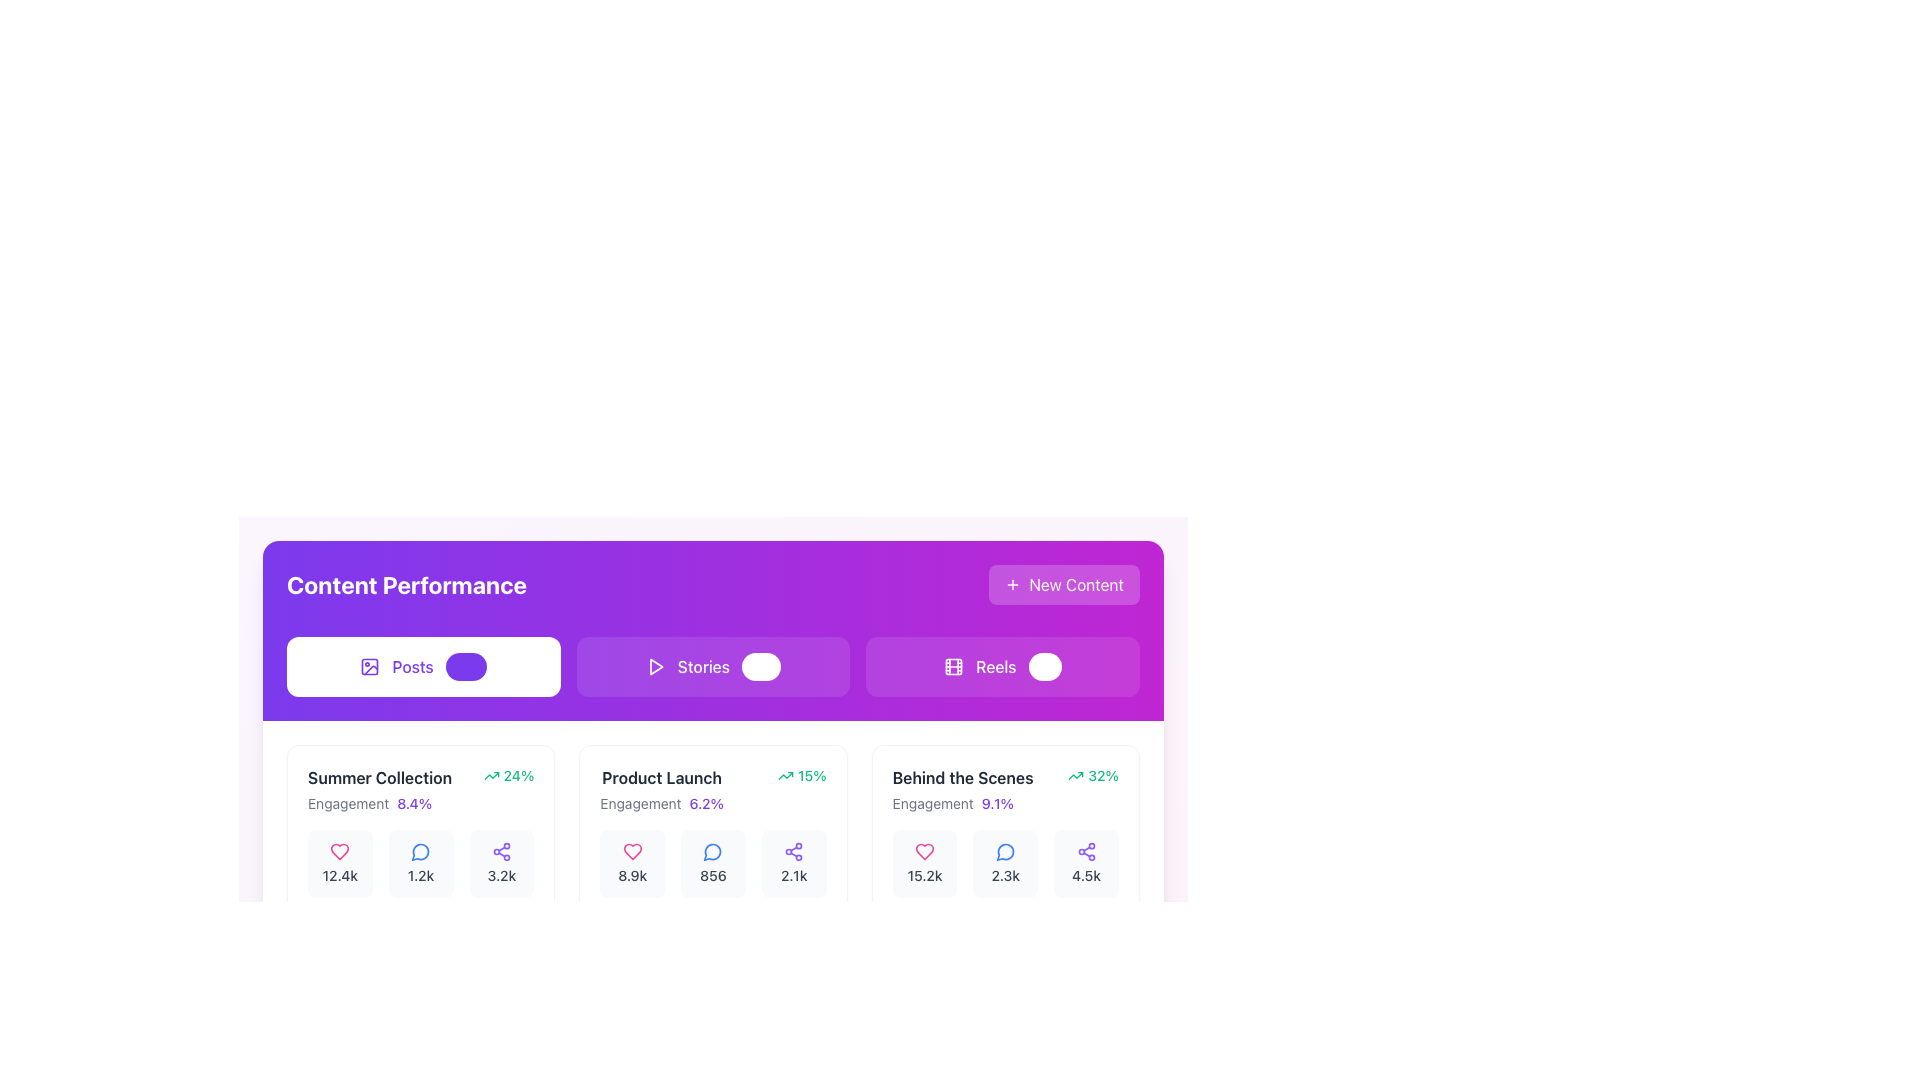 Image resolution: width=1920 pixels, height=1080 pixels. Describe the element at coordinates (793, 874) in the screenshot. I see `the text label displaying '2.1k' located at the bottom-right part of the performance metrics section` at that location.